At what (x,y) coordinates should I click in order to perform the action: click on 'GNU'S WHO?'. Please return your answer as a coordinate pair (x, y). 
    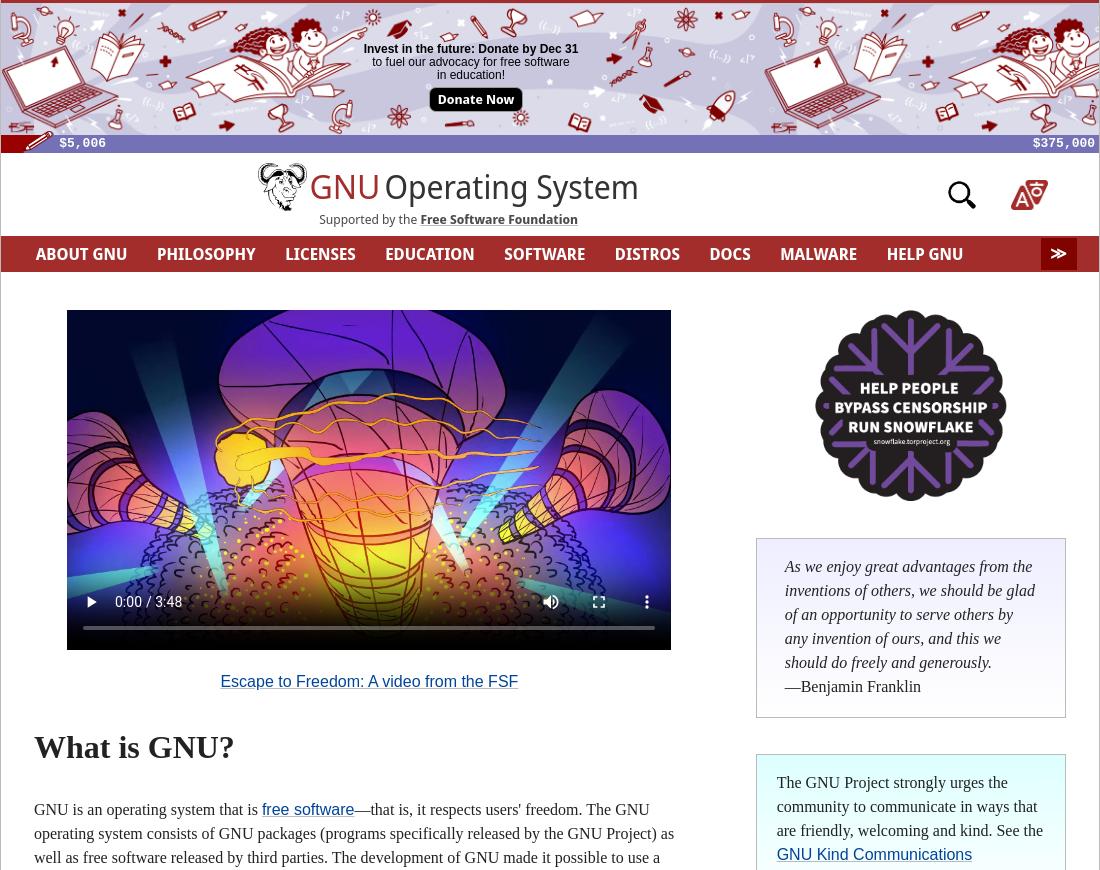
    Looking at the image, I should click on (391, 289).